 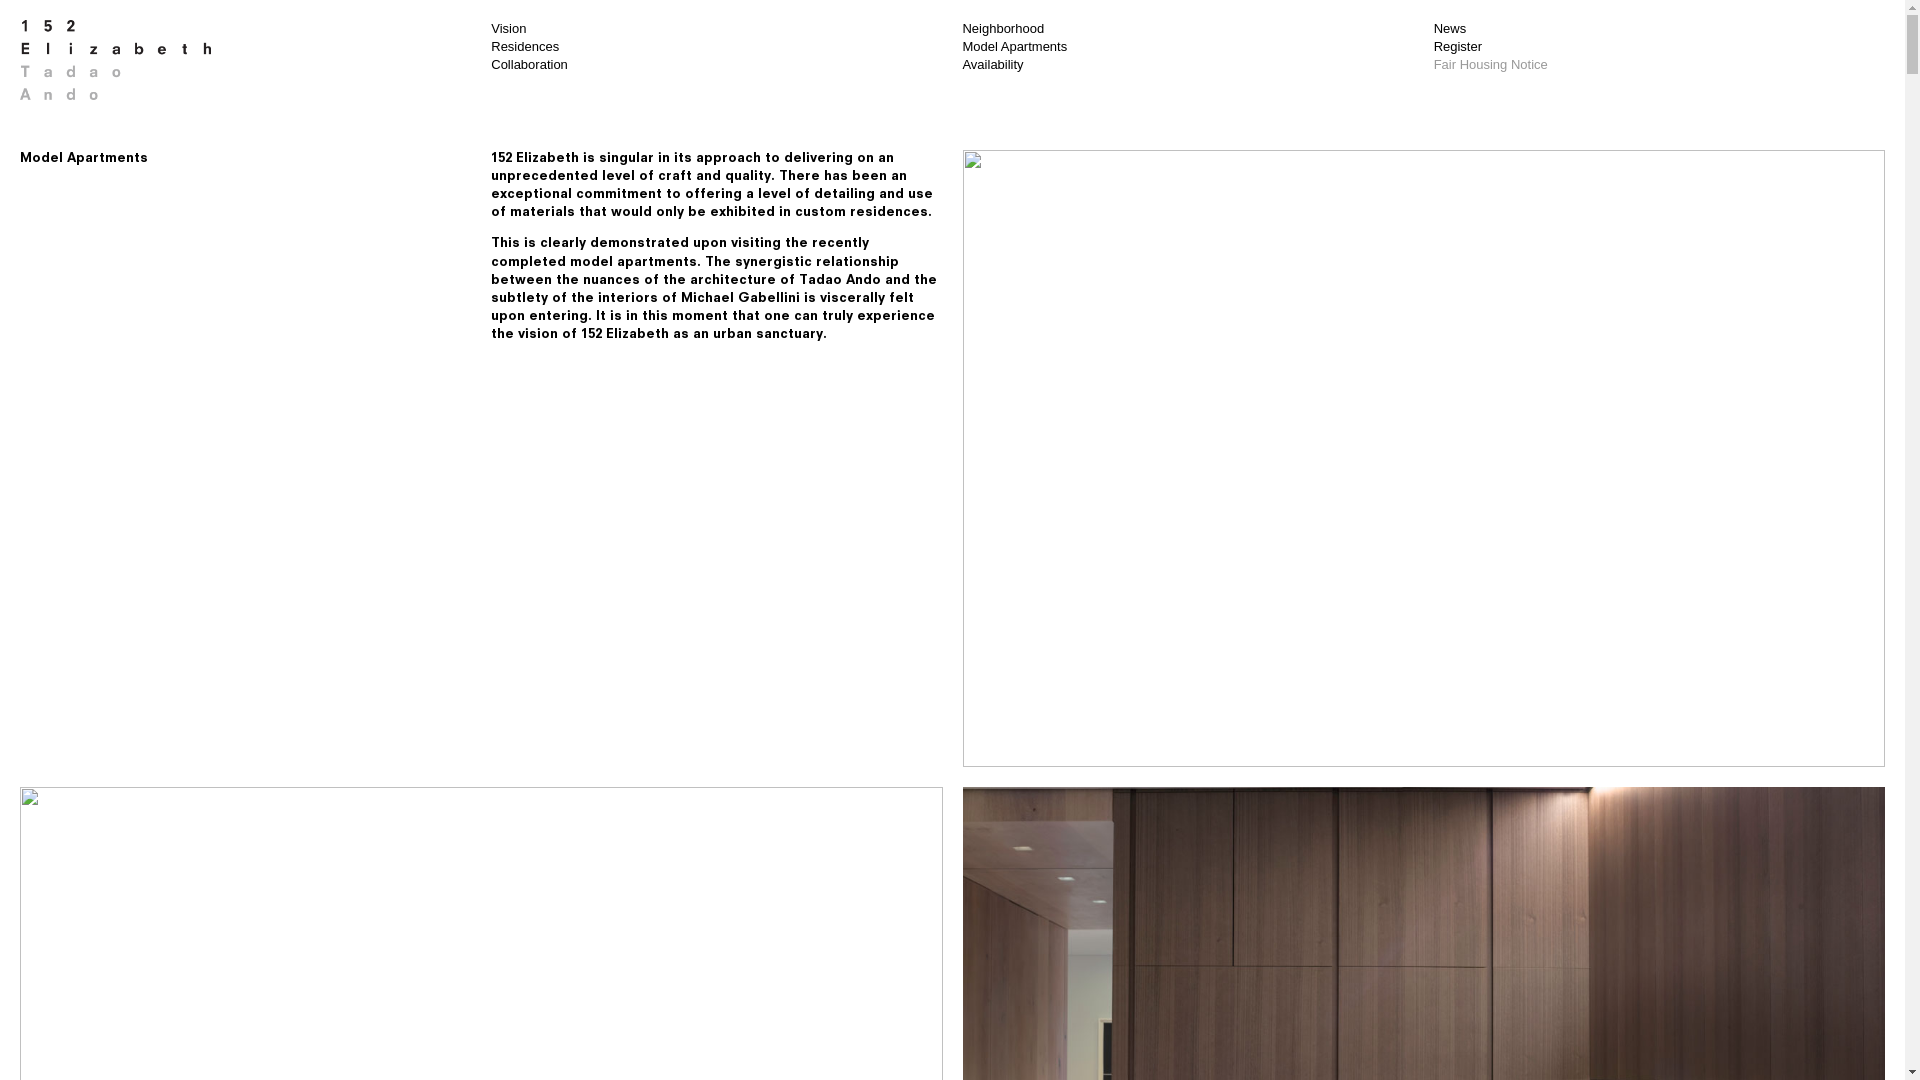 I want to click on 'News', so click(x=1450, y=28).